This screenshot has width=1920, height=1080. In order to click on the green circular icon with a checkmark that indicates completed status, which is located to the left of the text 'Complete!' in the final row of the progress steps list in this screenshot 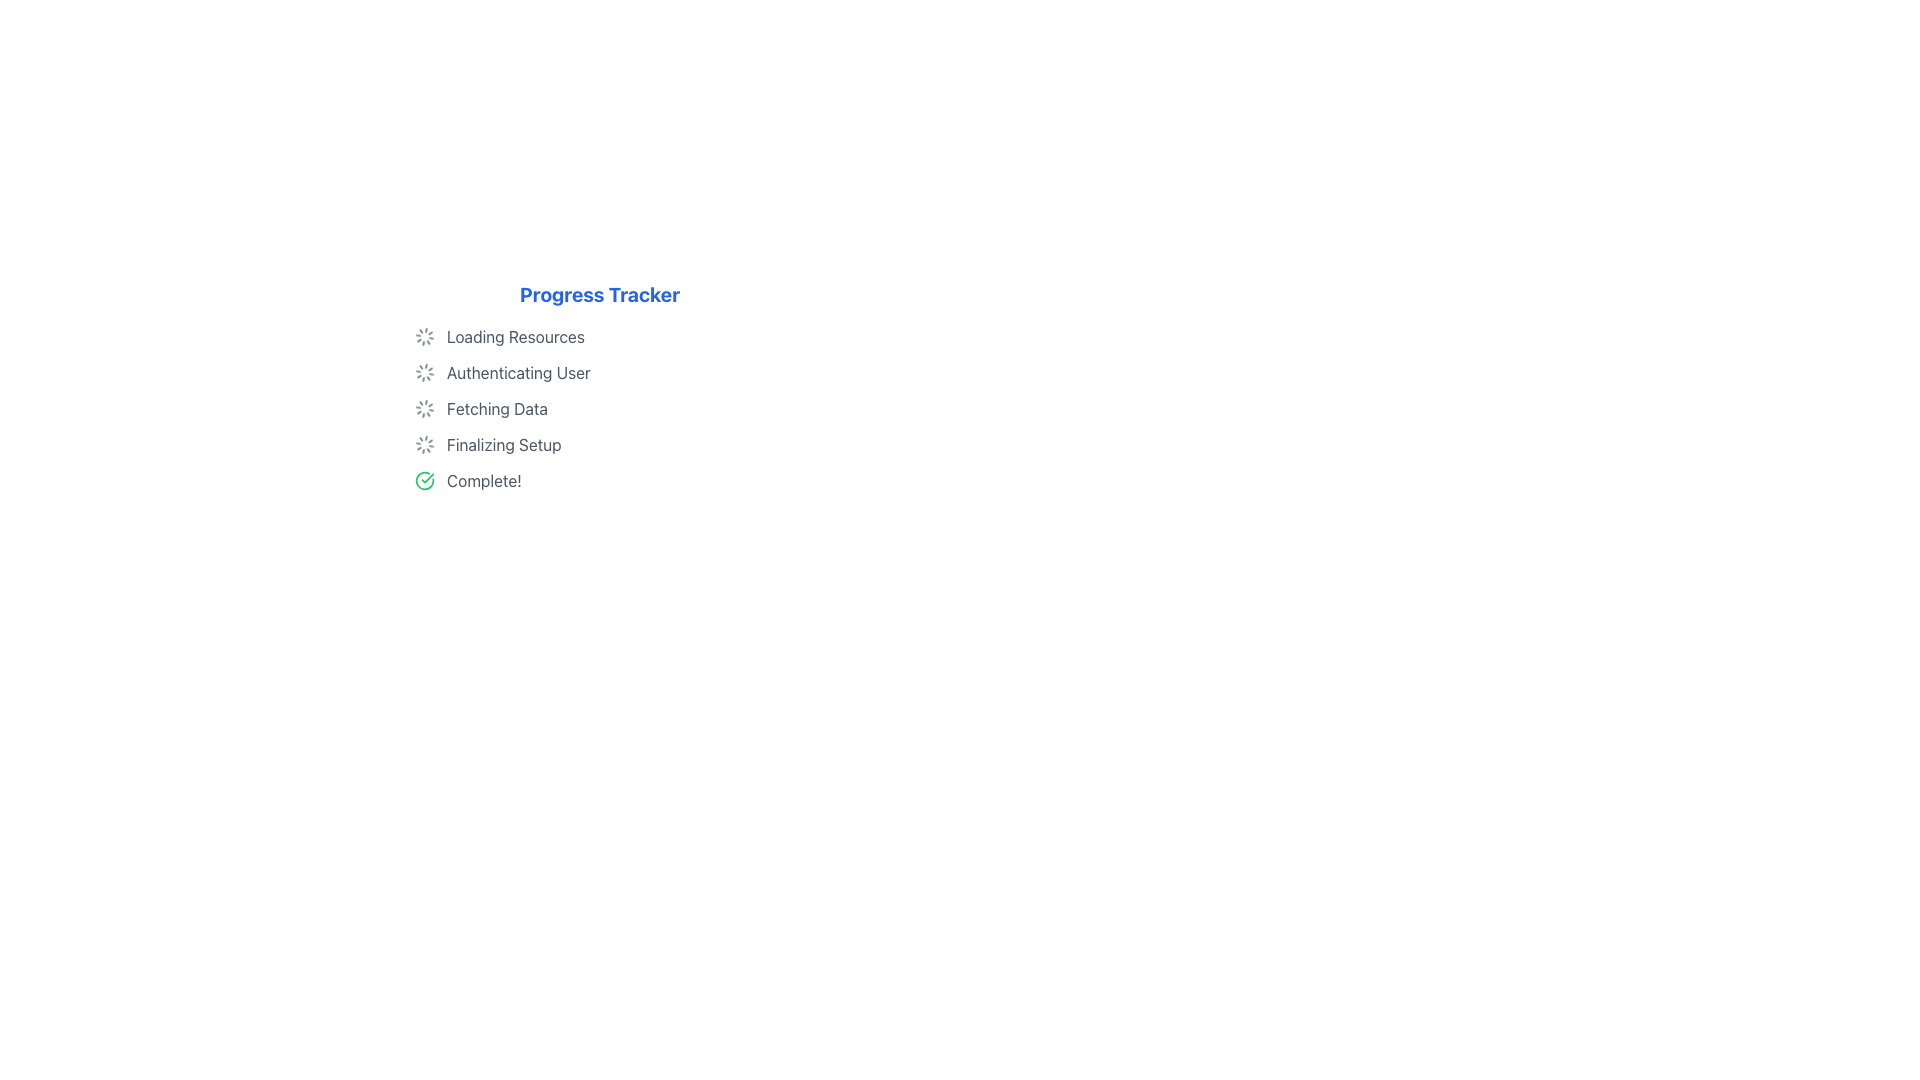, I will do `click(424, 481)`.